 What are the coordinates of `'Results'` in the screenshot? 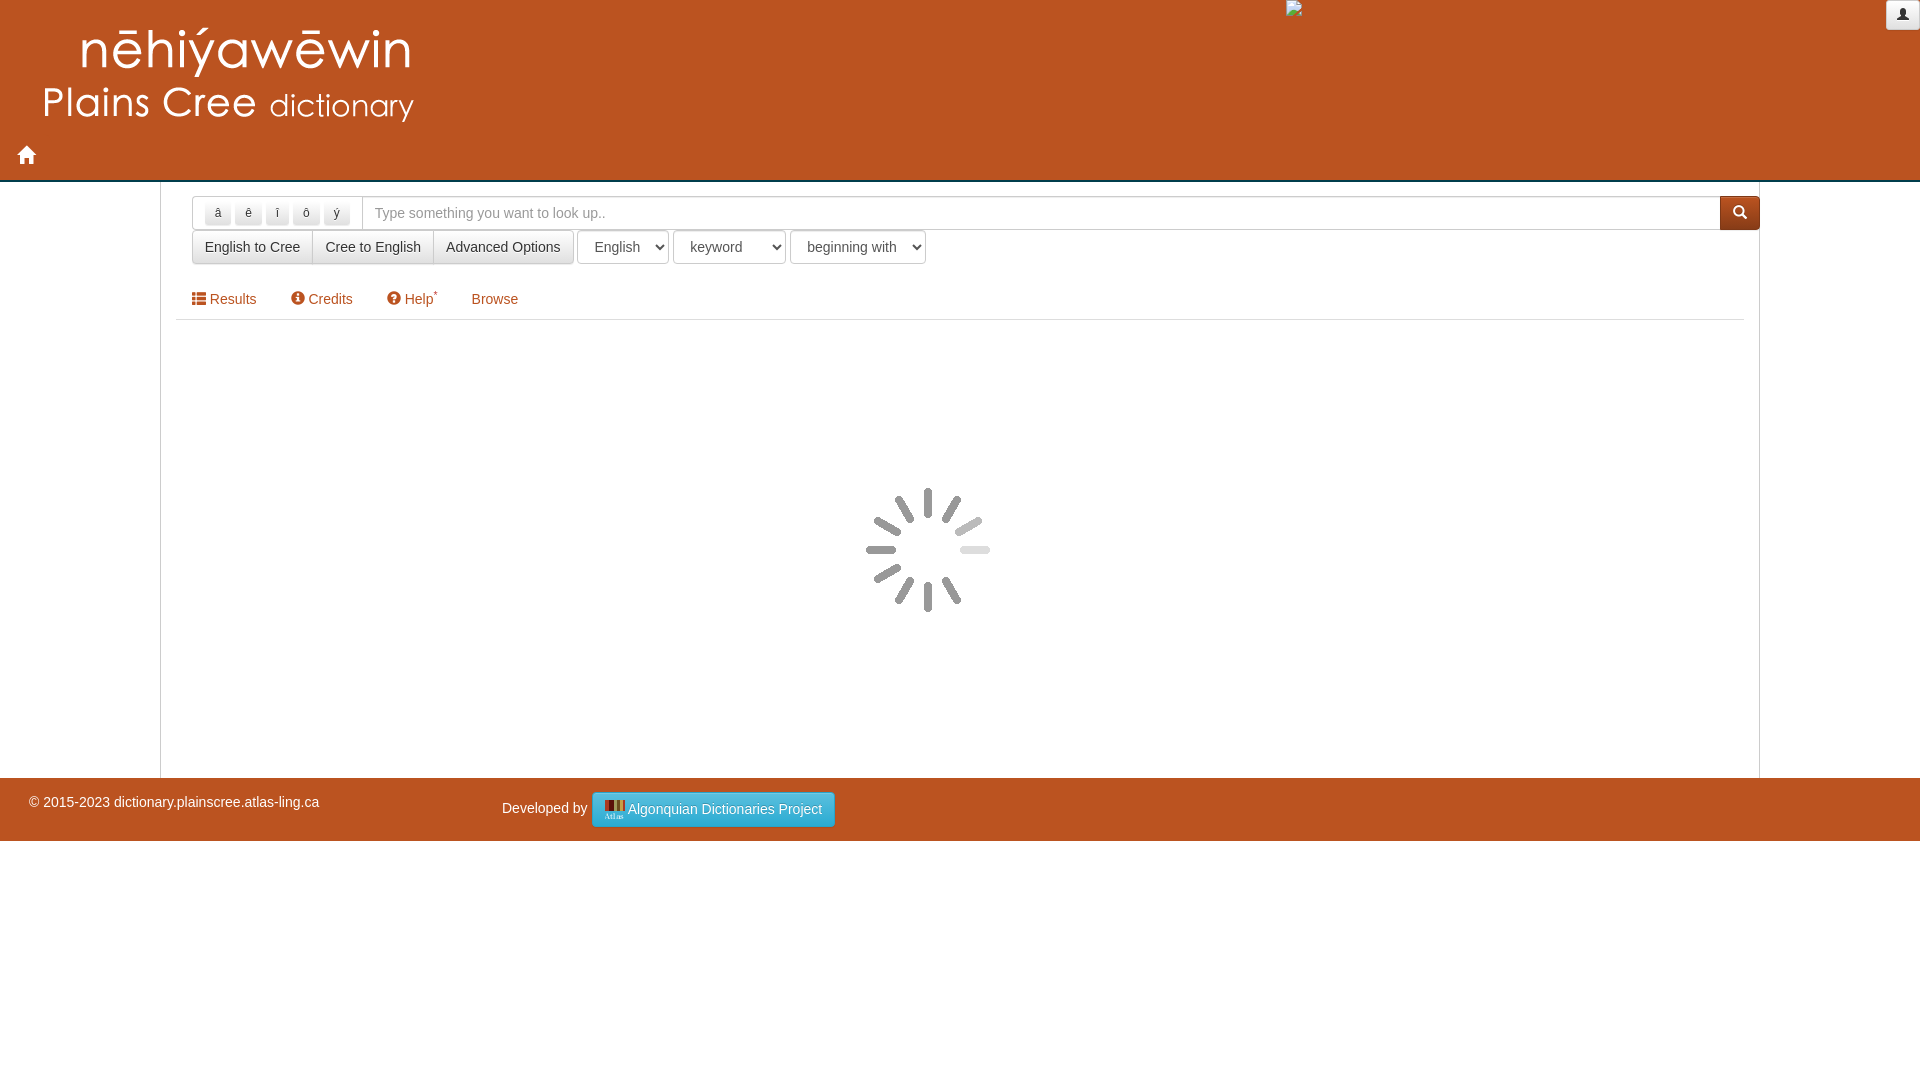 It's located at (224, 299).